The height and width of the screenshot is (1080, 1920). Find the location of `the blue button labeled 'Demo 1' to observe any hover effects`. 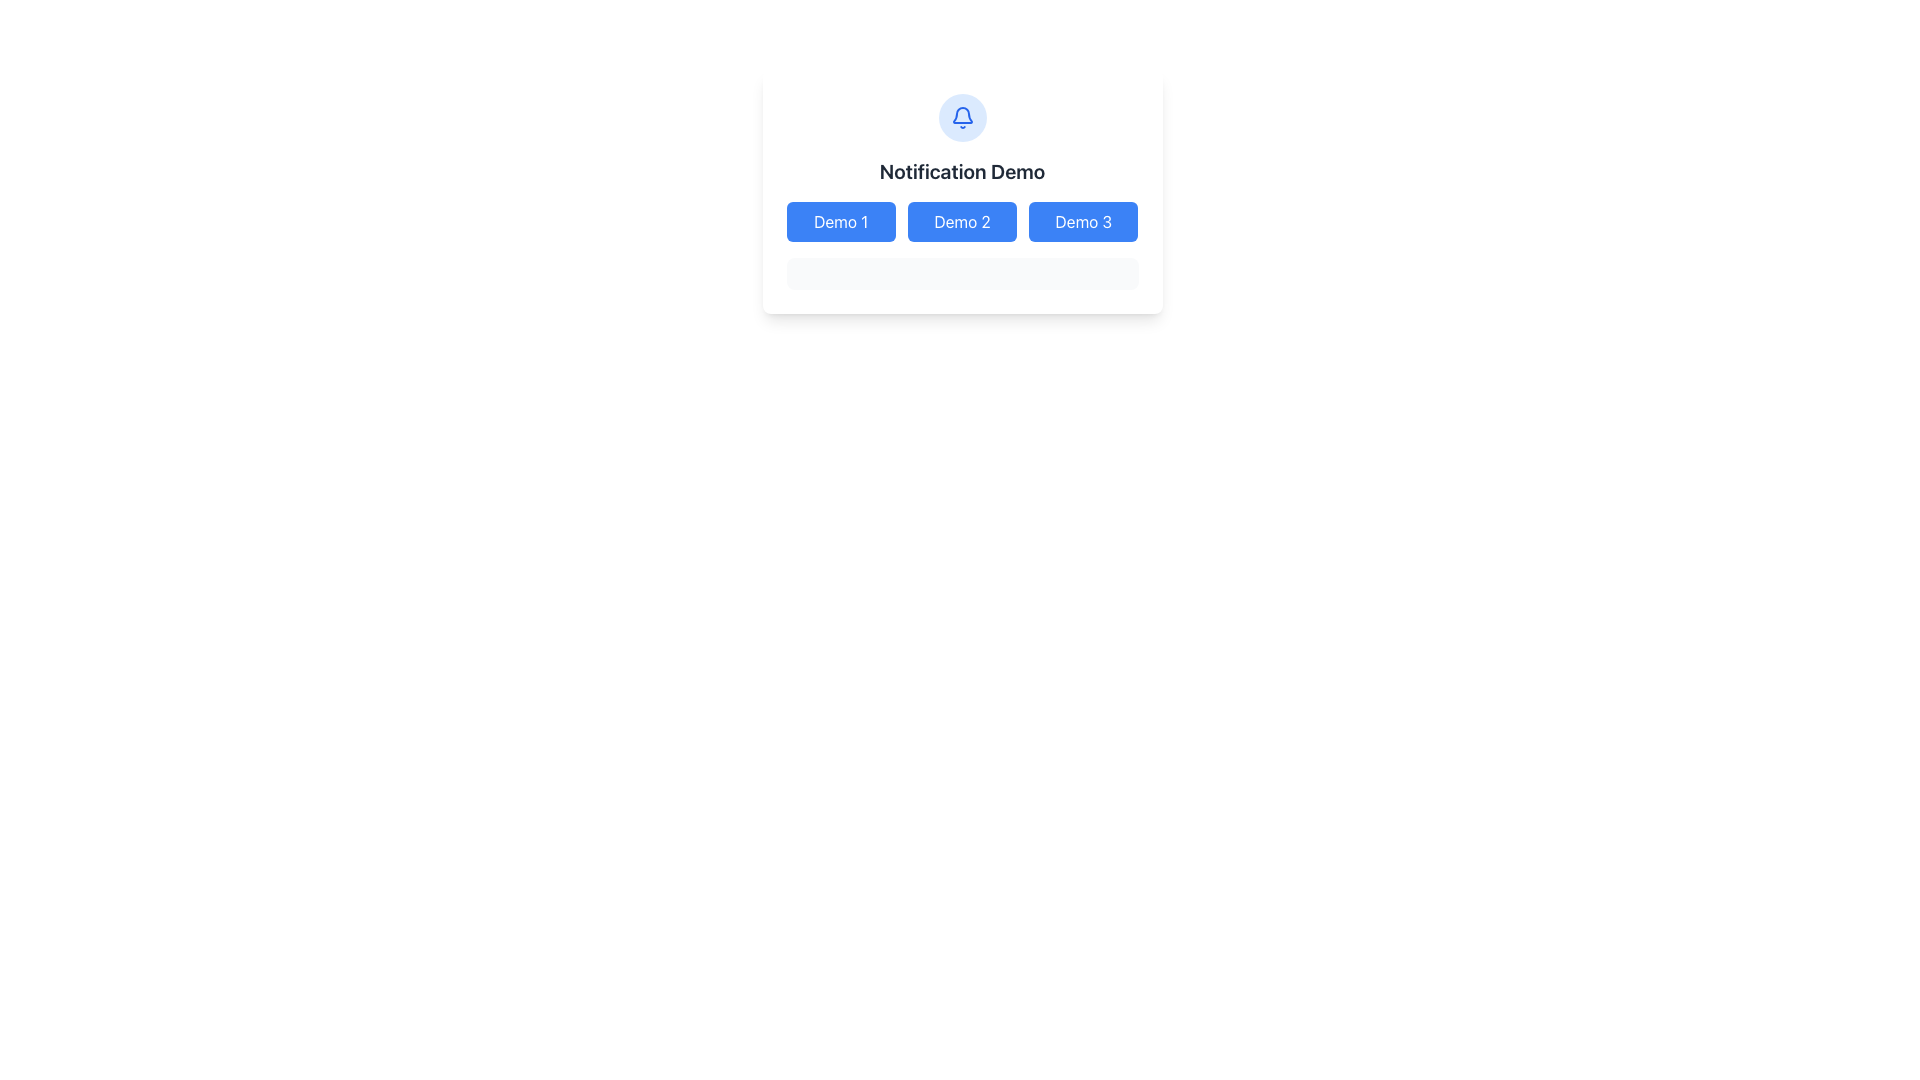

the blue button labeled 'Demo 1' to observe any hover effects is located at coordinates (841, 222).